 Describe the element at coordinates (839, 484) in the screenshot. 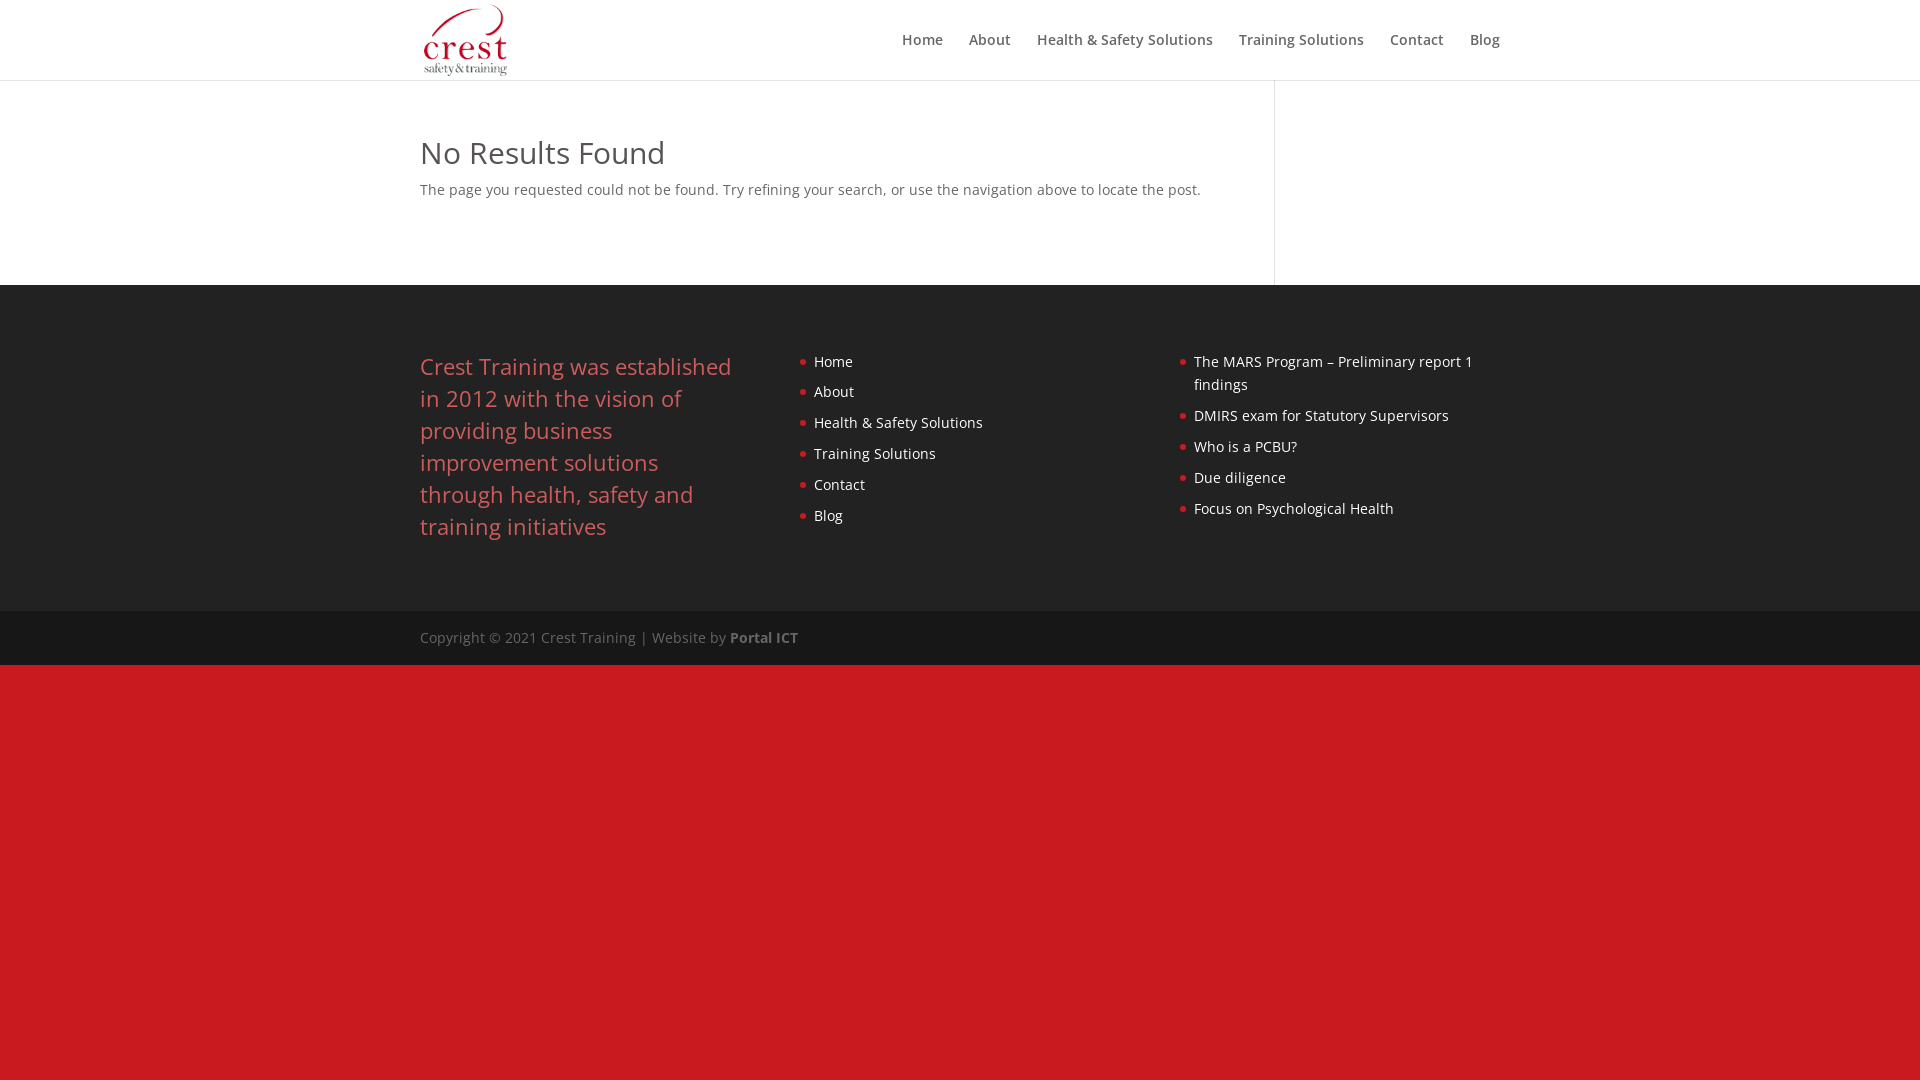

I see `'Contact'` at that location.